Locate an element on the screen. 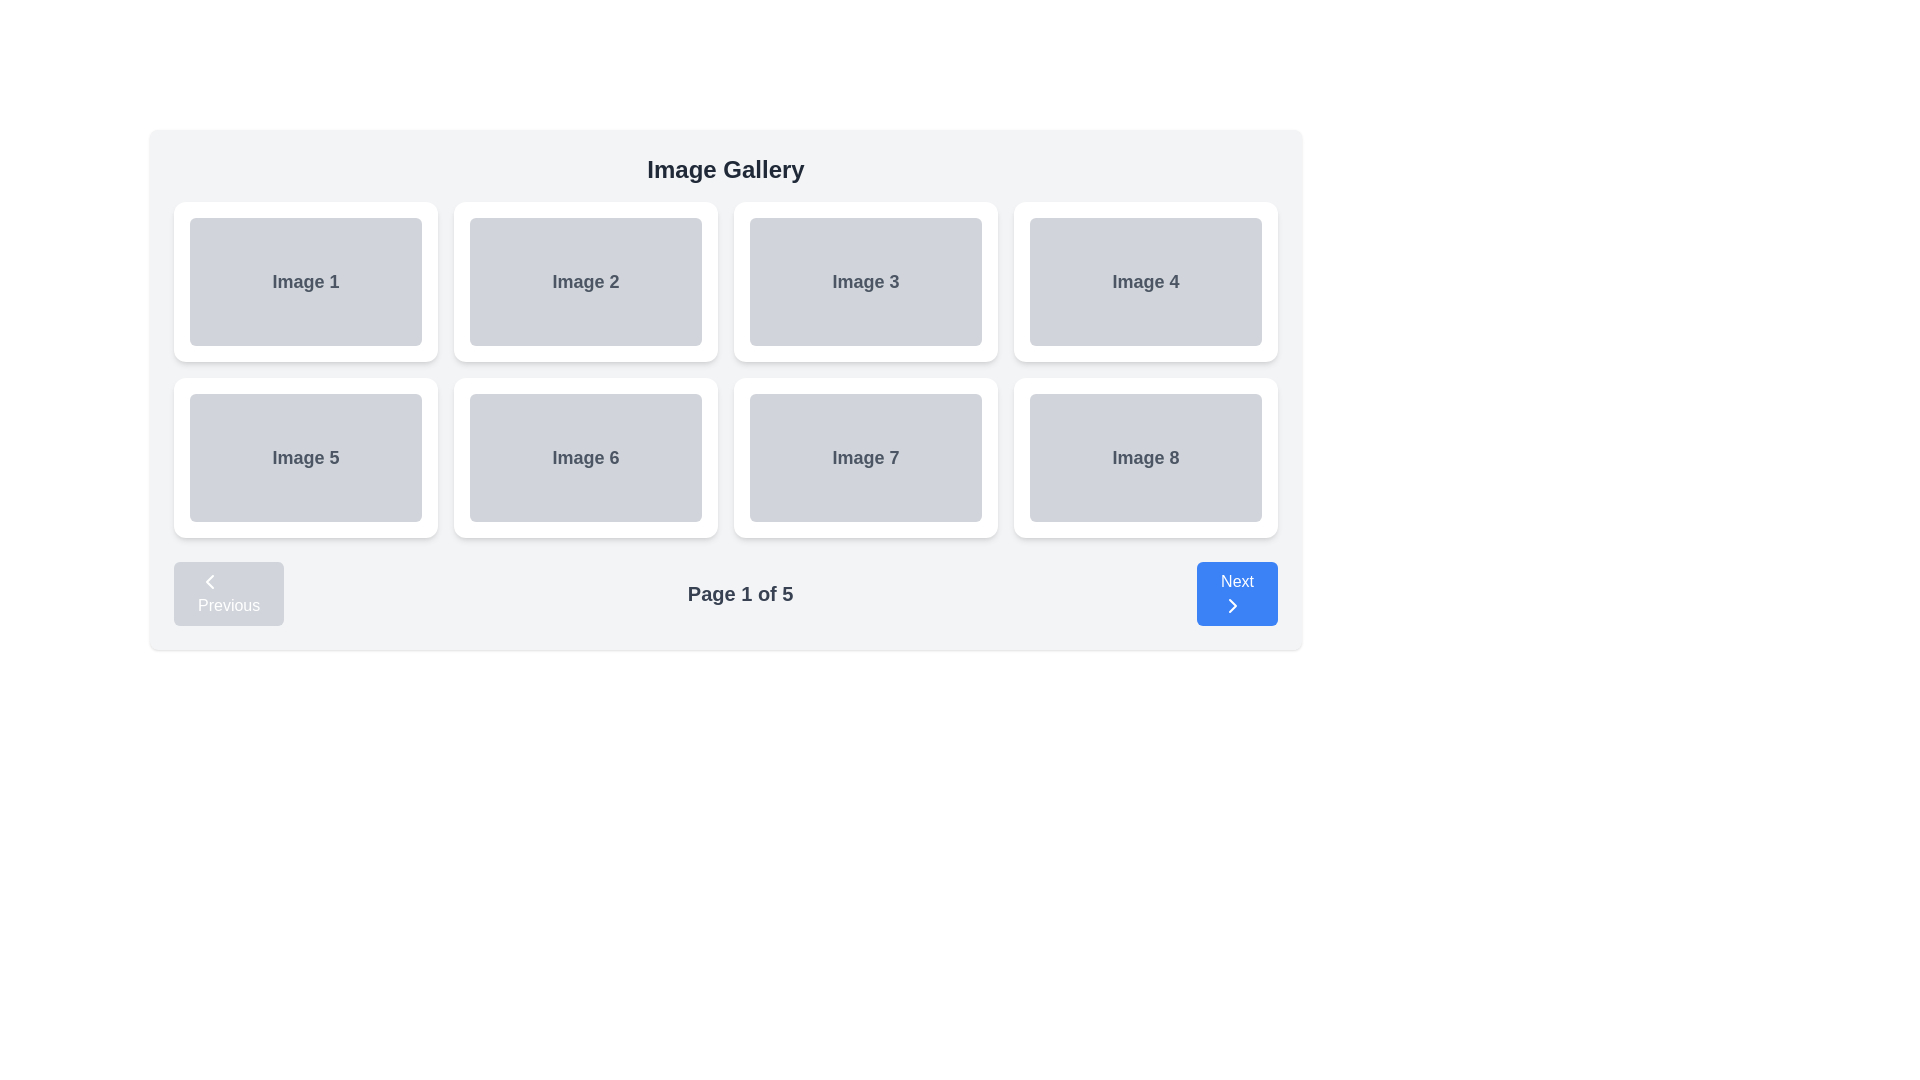 This screenshot has width=1920, height=1080. the placeholder element for 'Image 8' which is styled with a gray background and contains bold, dark gray text, located in the last column of the second row in the grid layout is located at coordinates (1146, 458).